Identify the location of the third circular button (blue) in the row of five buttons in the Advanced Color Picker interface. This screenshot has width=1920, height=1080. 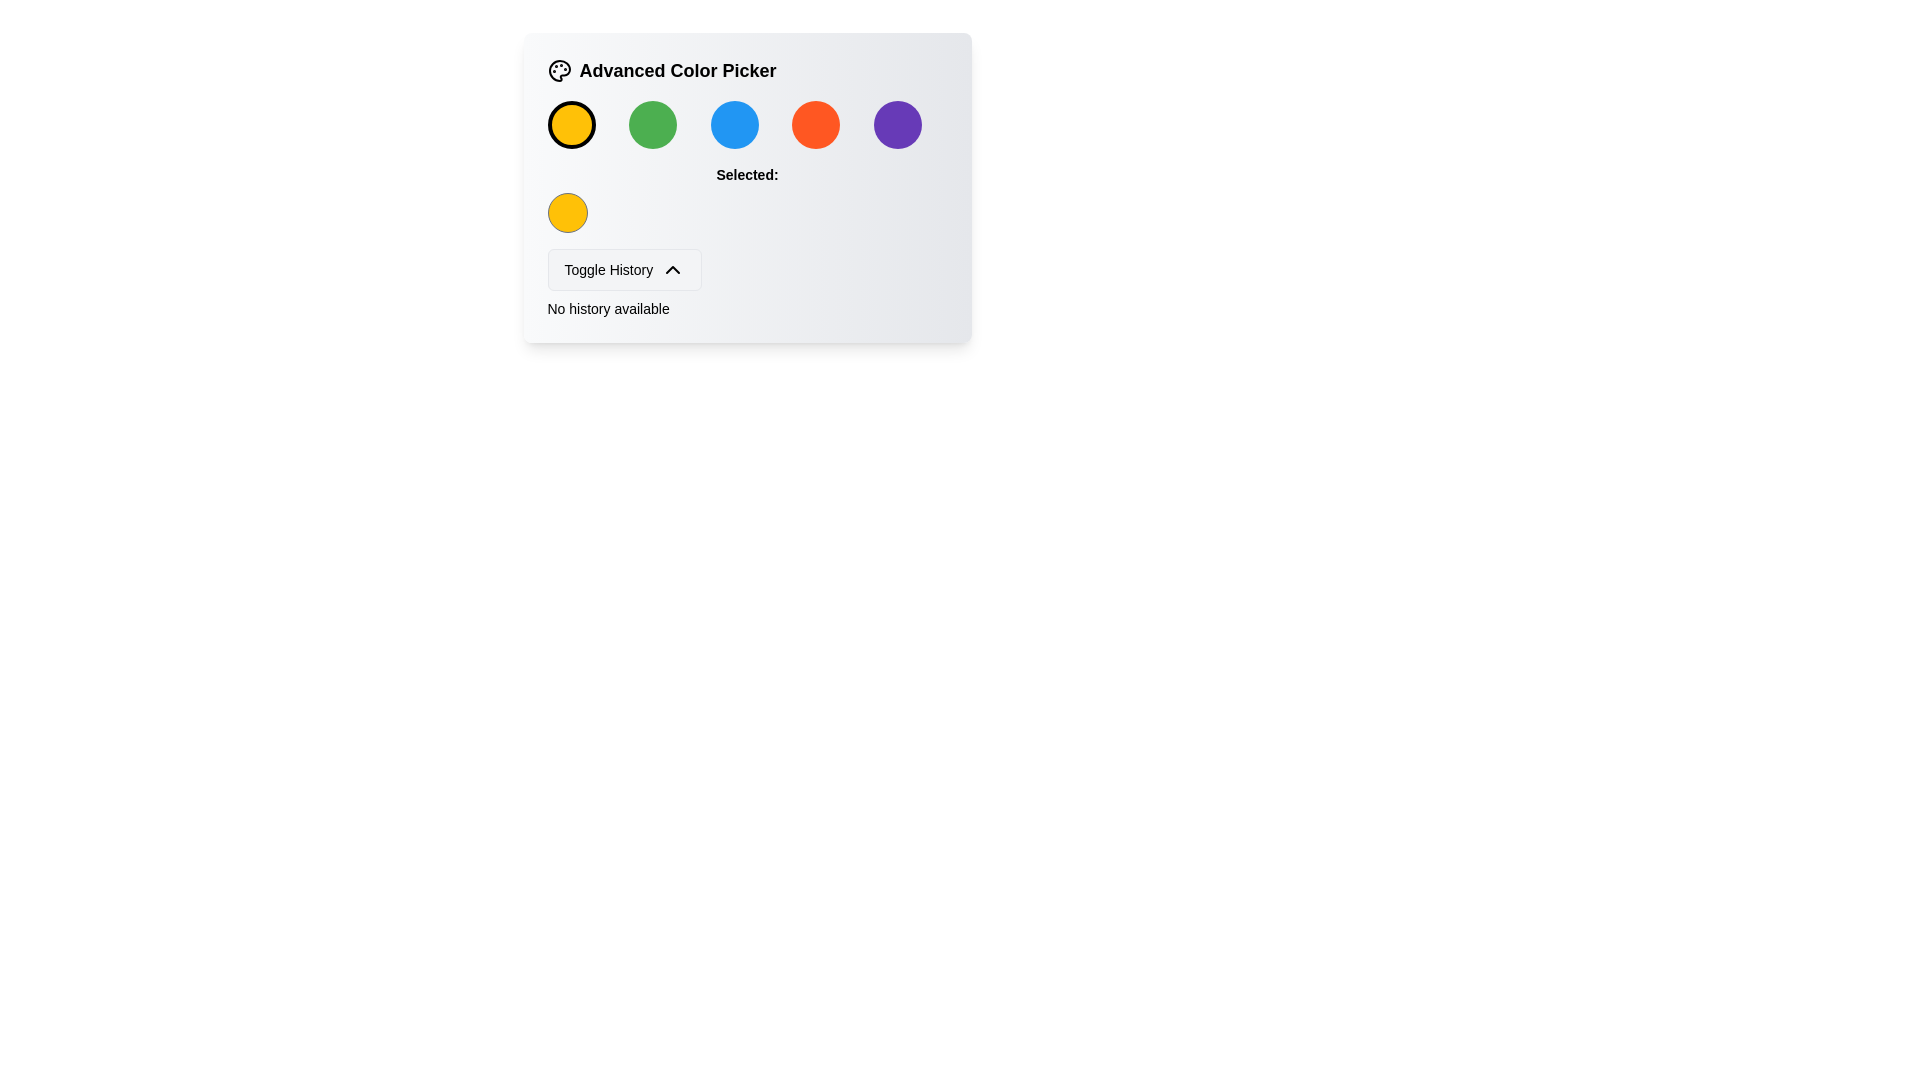
(746, 124).